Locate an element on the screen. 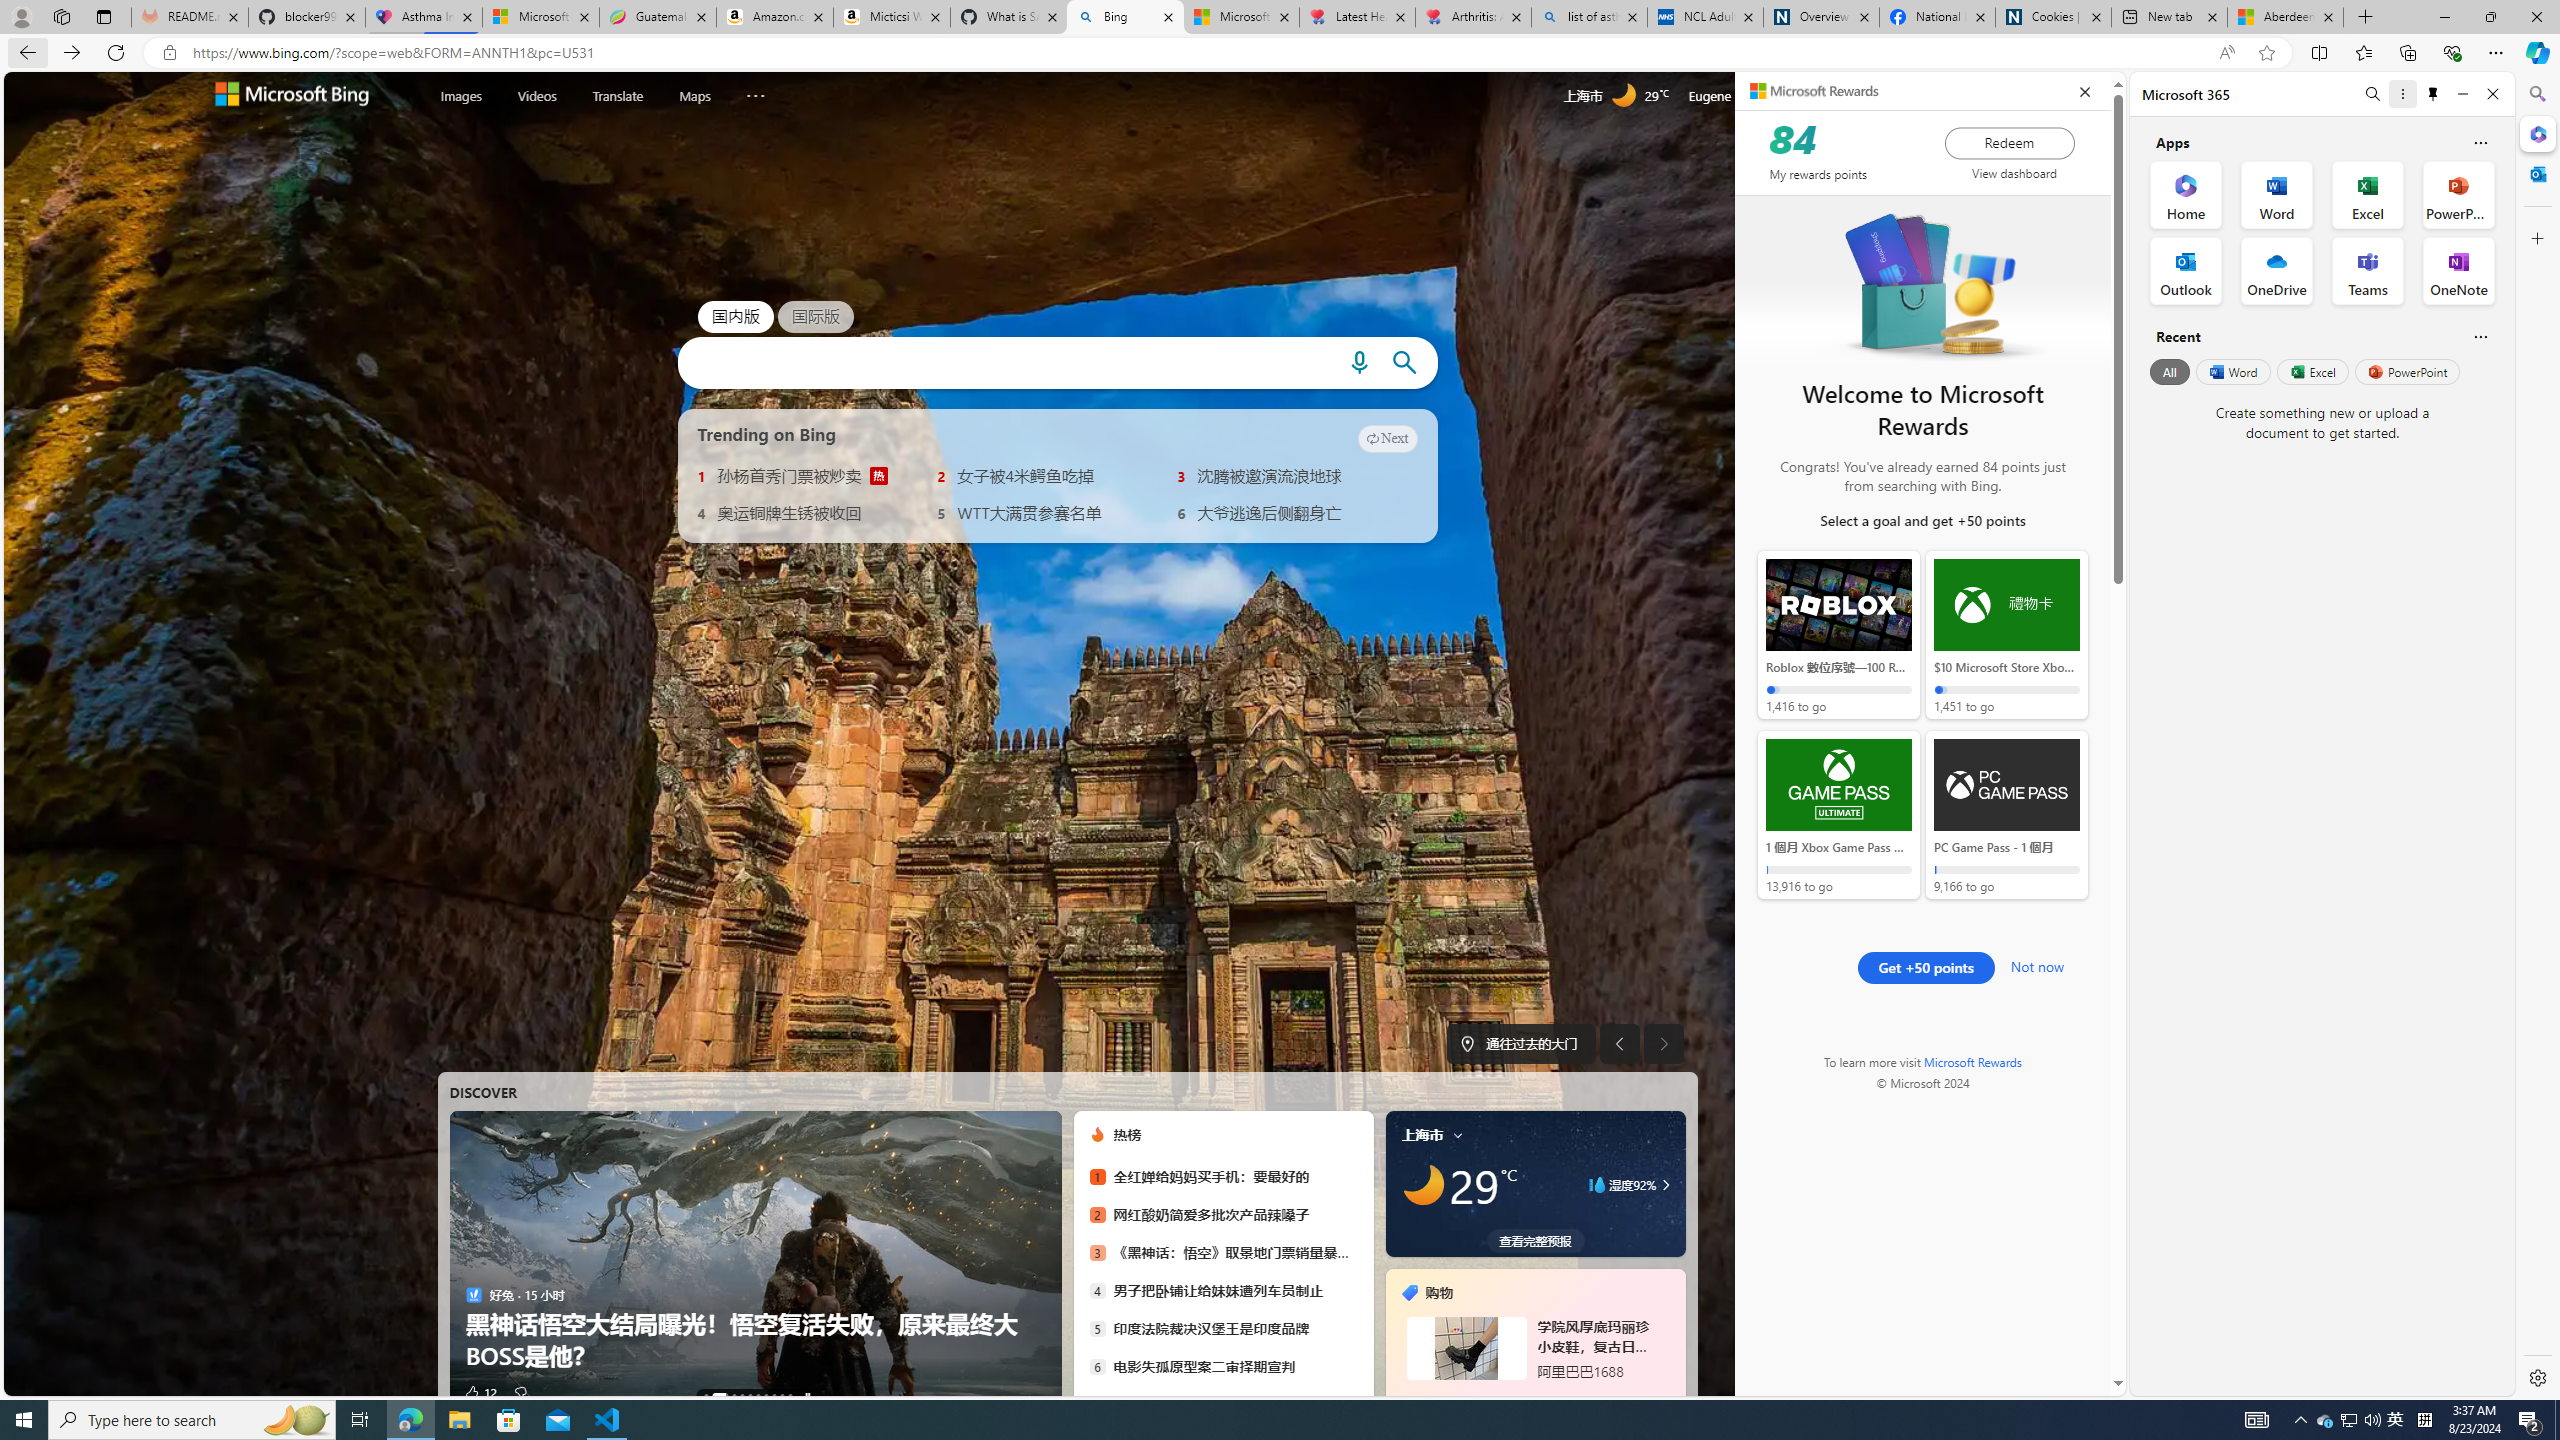  'Videos' is located at coordinates (537, 95).